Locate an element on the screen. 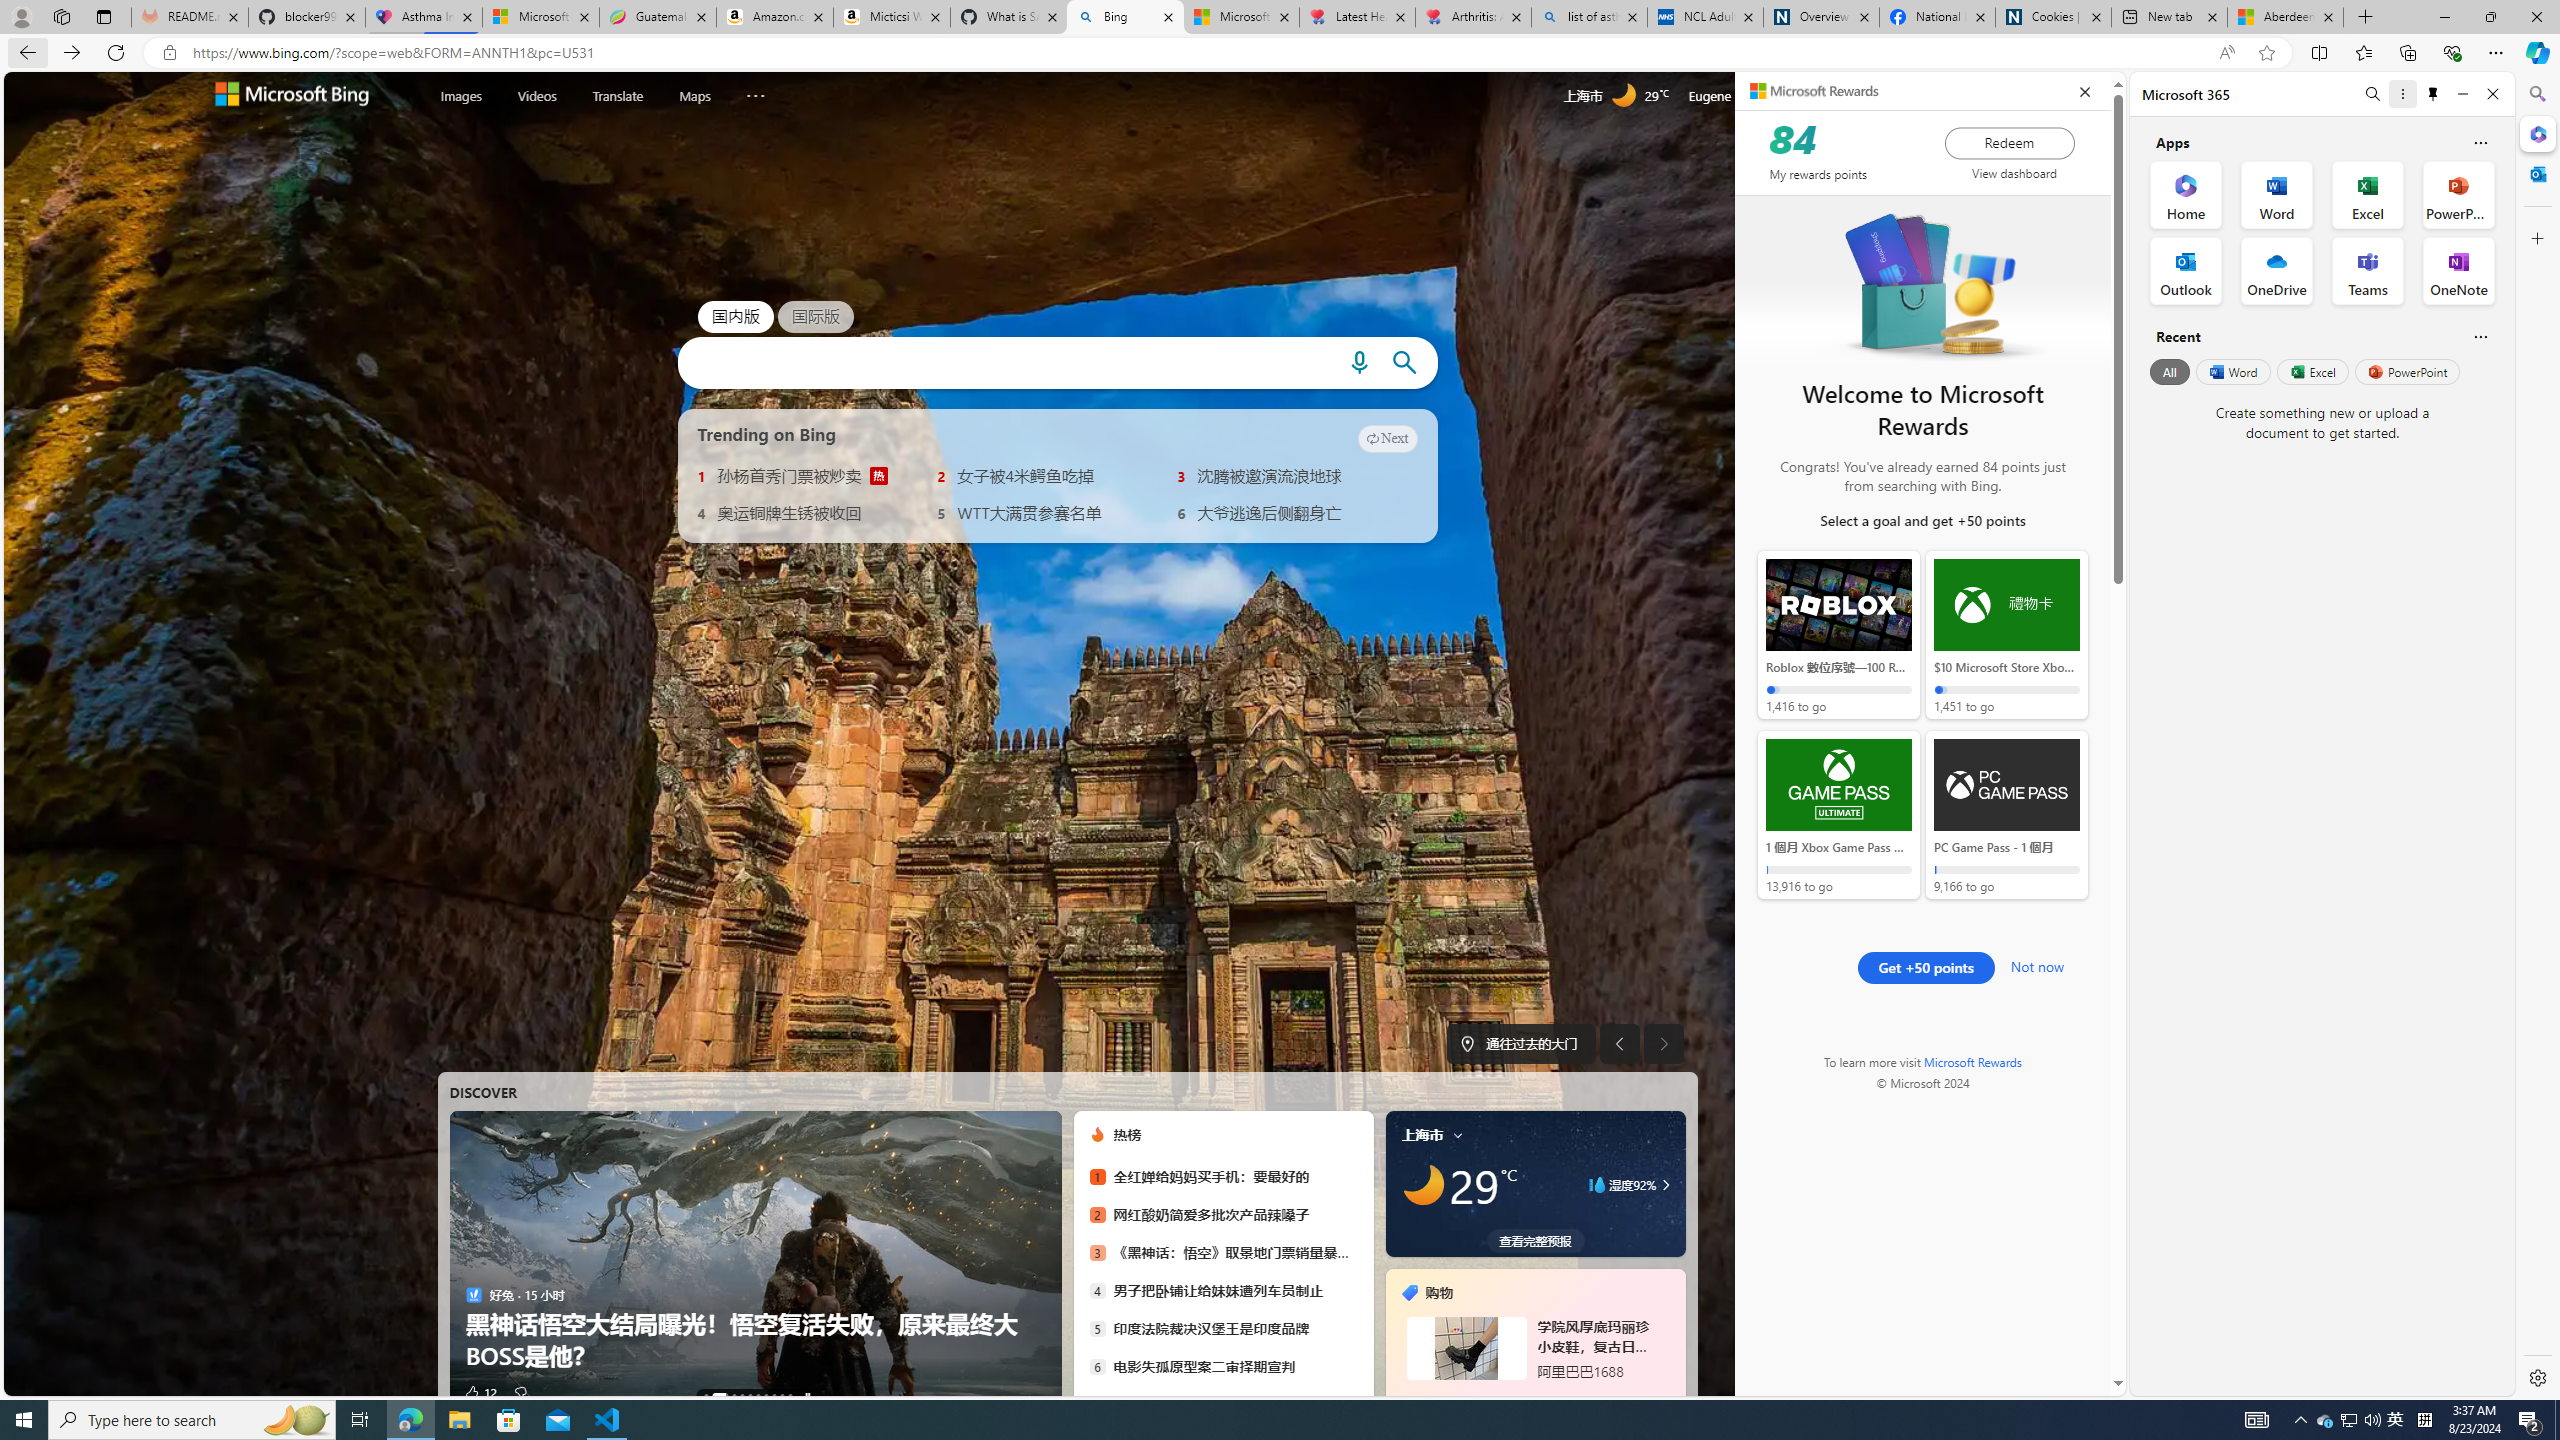  'Videos' is located at coordinates (537, 95).